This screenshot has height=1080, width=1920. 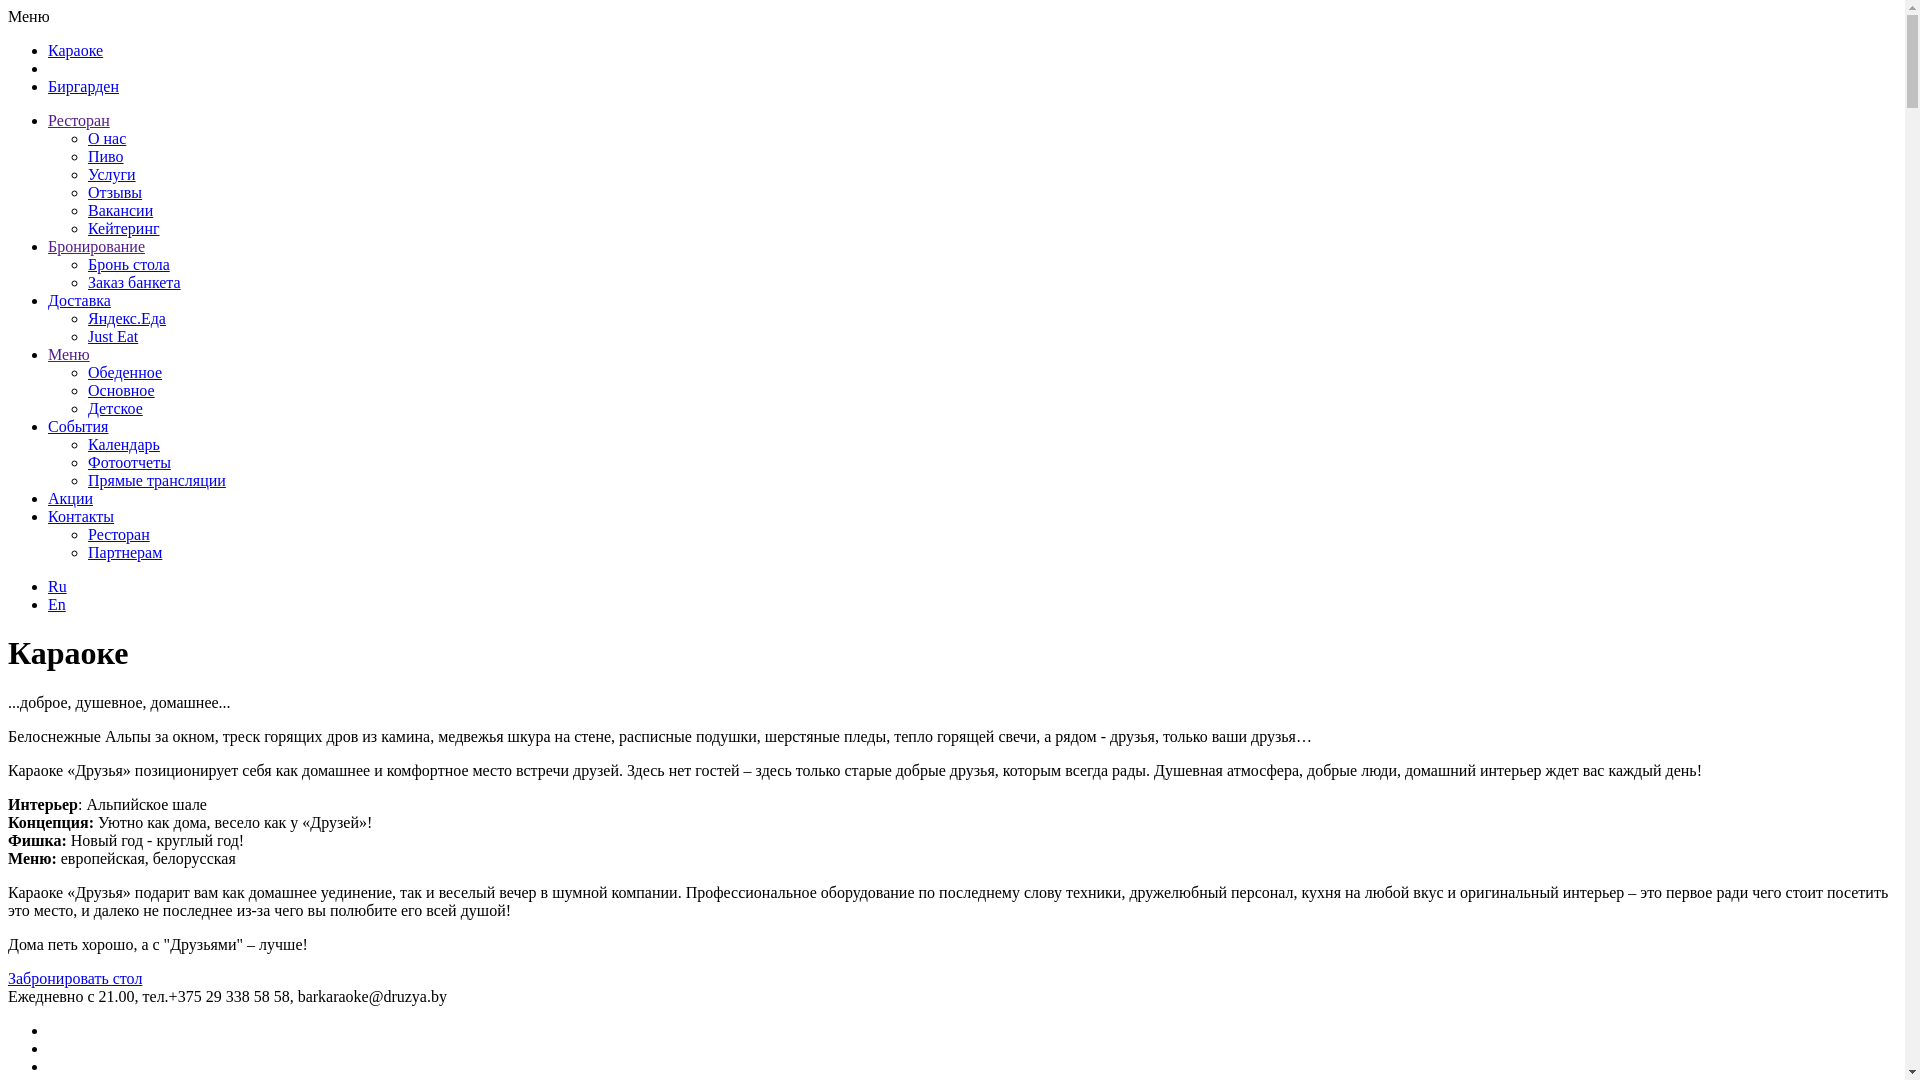 I want to click on 'Ru', so click(x=57, y=585).